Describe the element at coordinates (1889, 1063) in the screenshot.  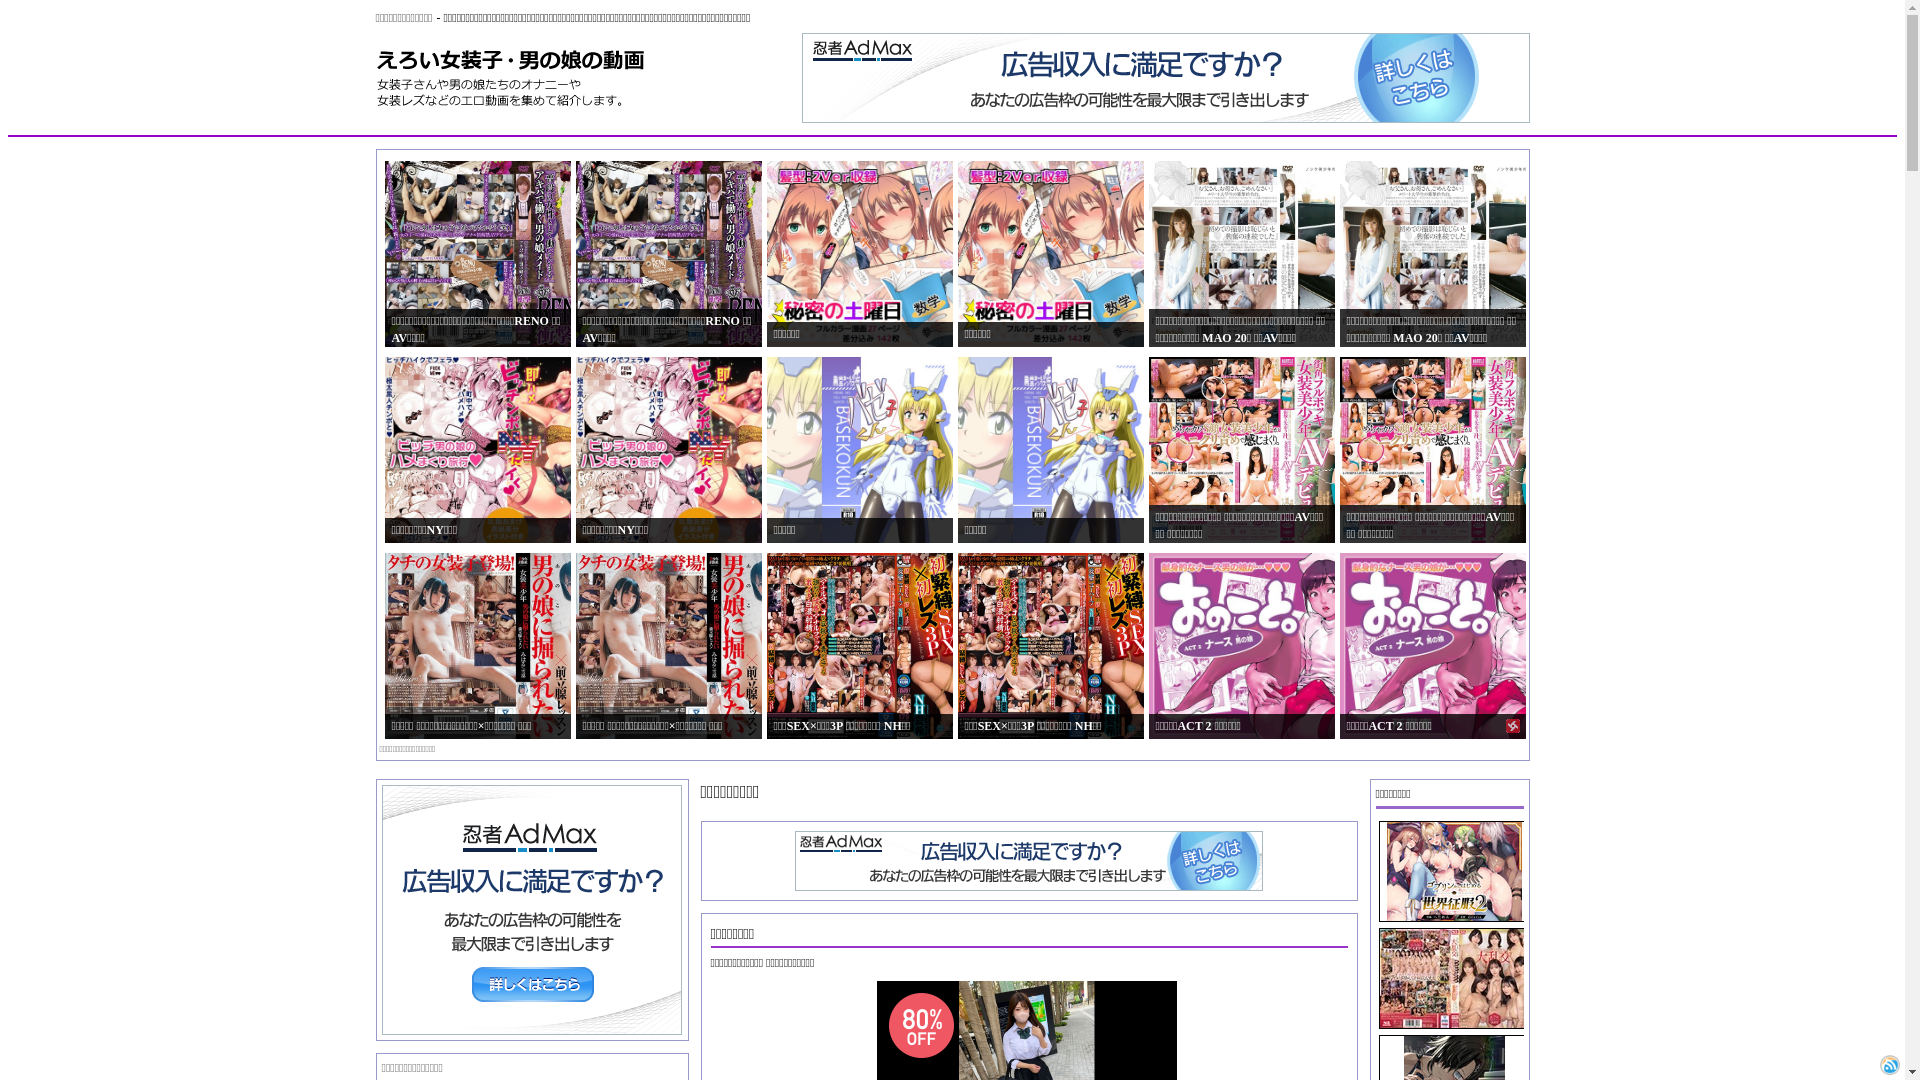
I see `'Blozoo'` at that location.